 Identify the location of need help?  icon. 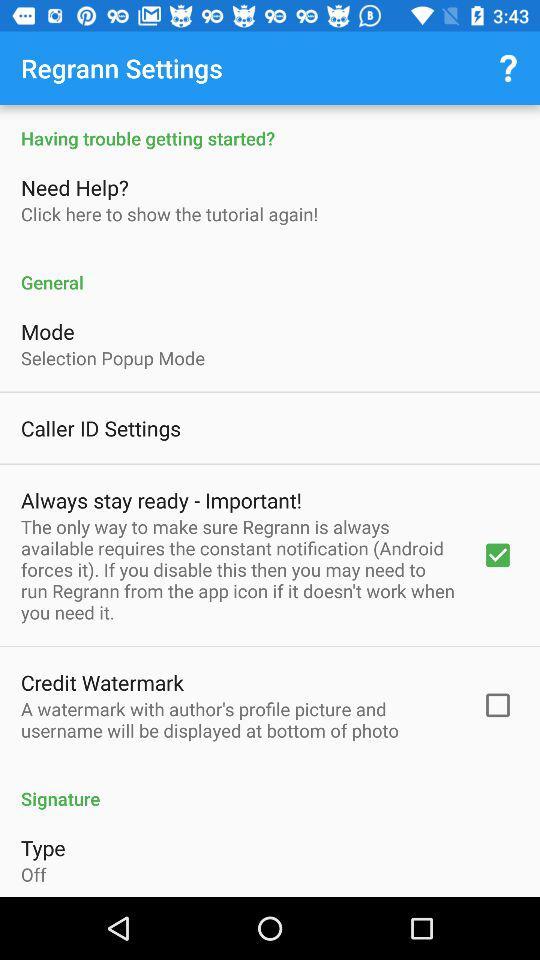
(76, 187).